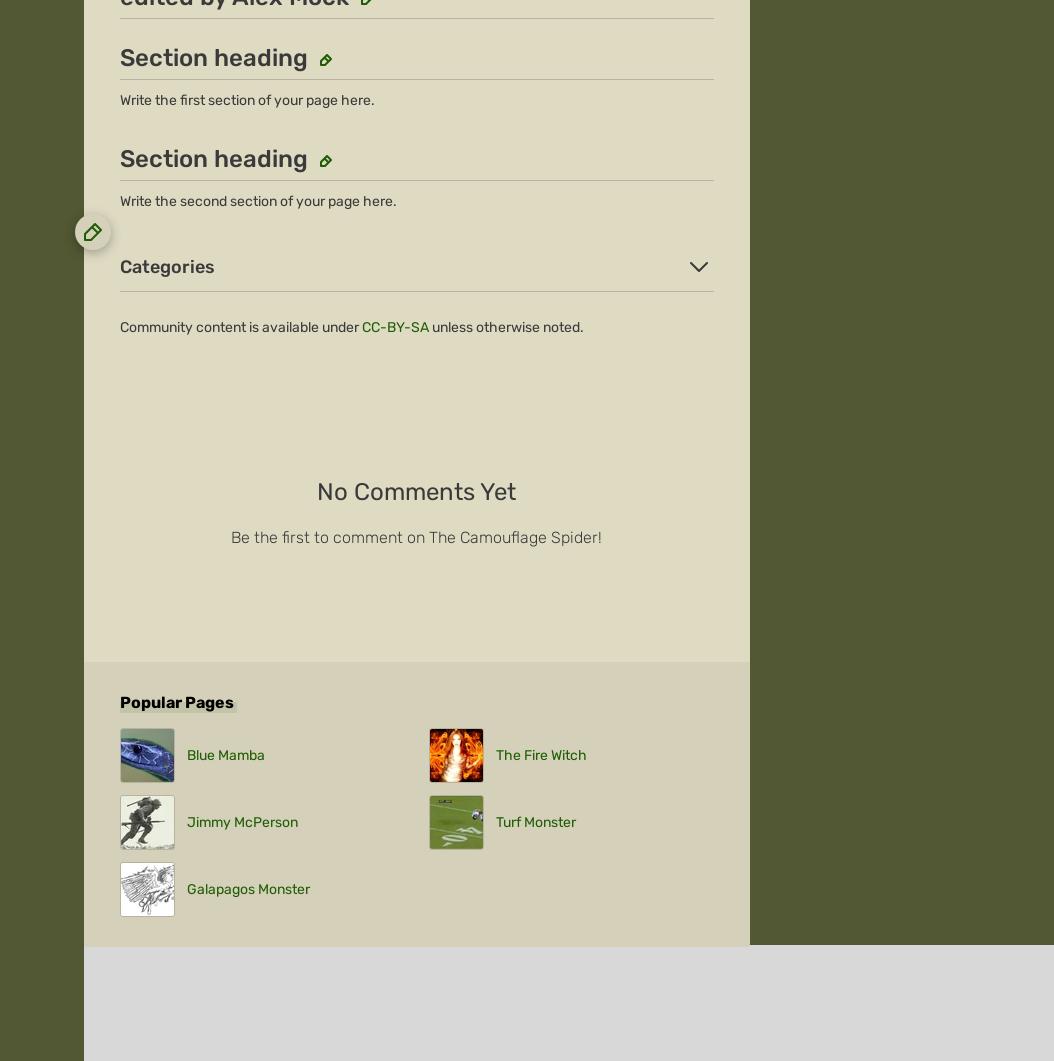  I want to click on 'Privacy Policy', so click(432, 233).